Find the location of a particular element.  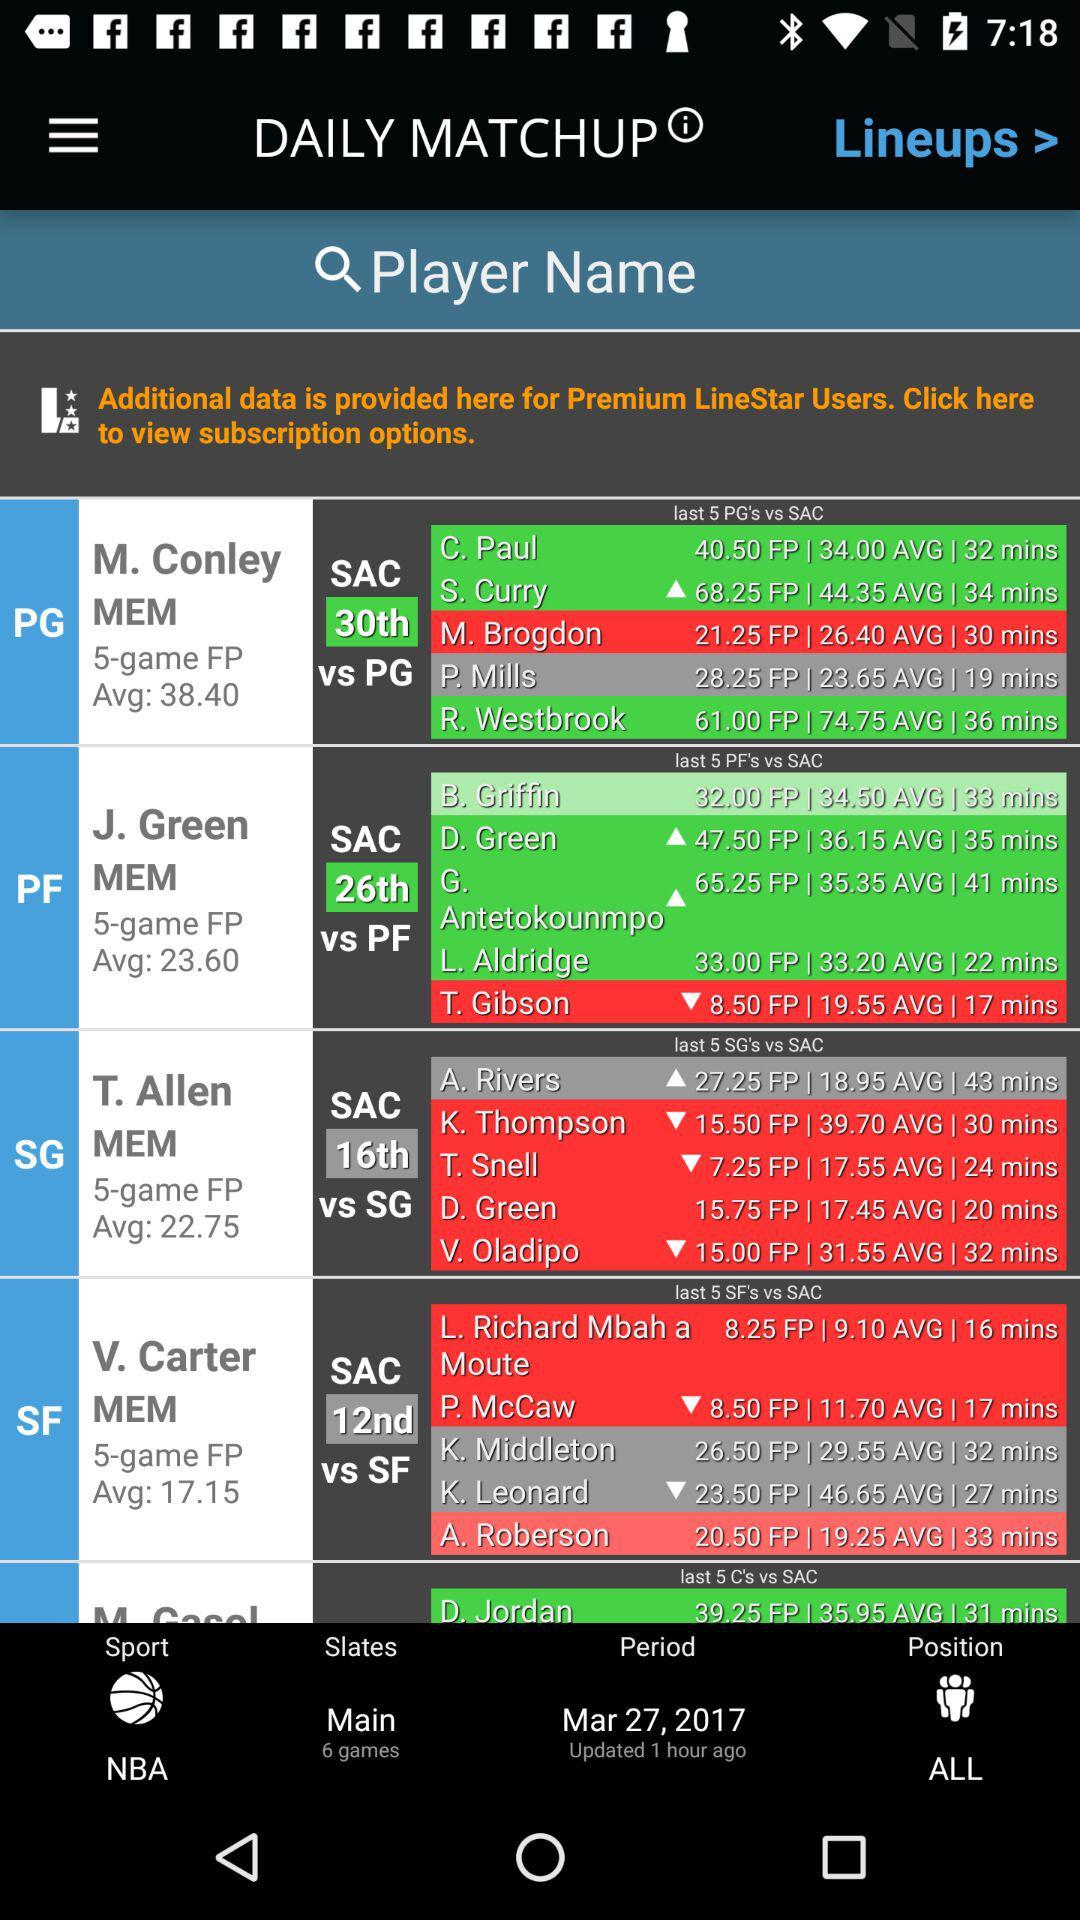

the icon above the vs sg item is located at coordinates (371, 1153).